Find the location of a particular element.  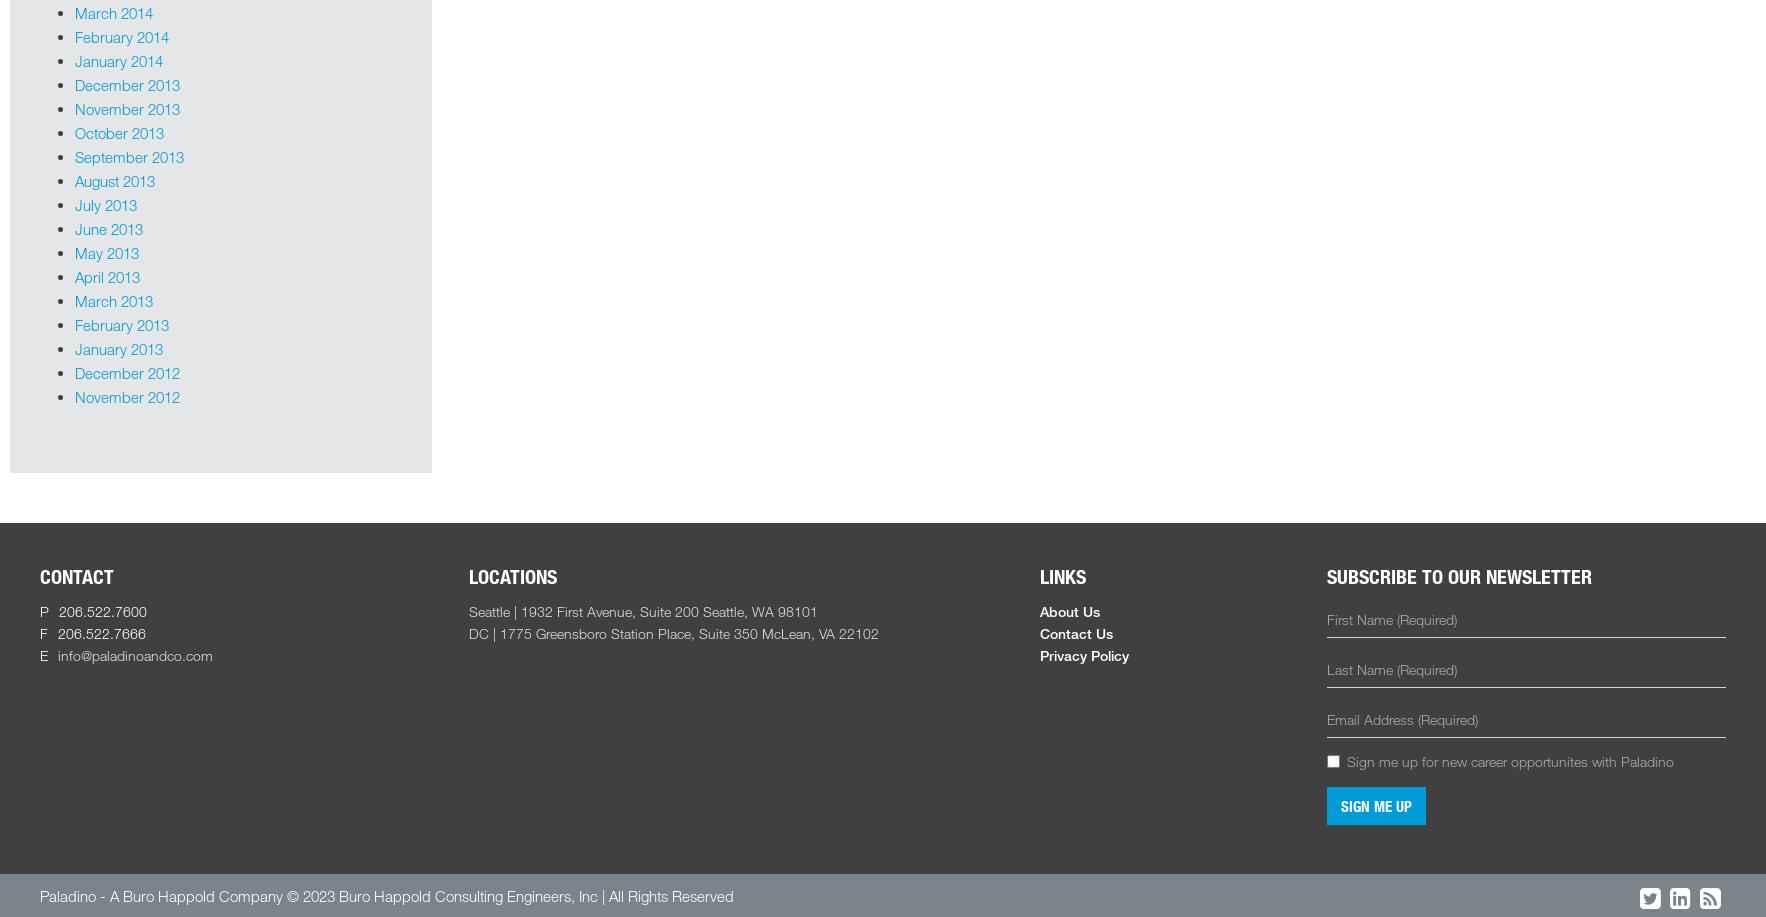

'September 2013' is located at coordinates (128, 155).